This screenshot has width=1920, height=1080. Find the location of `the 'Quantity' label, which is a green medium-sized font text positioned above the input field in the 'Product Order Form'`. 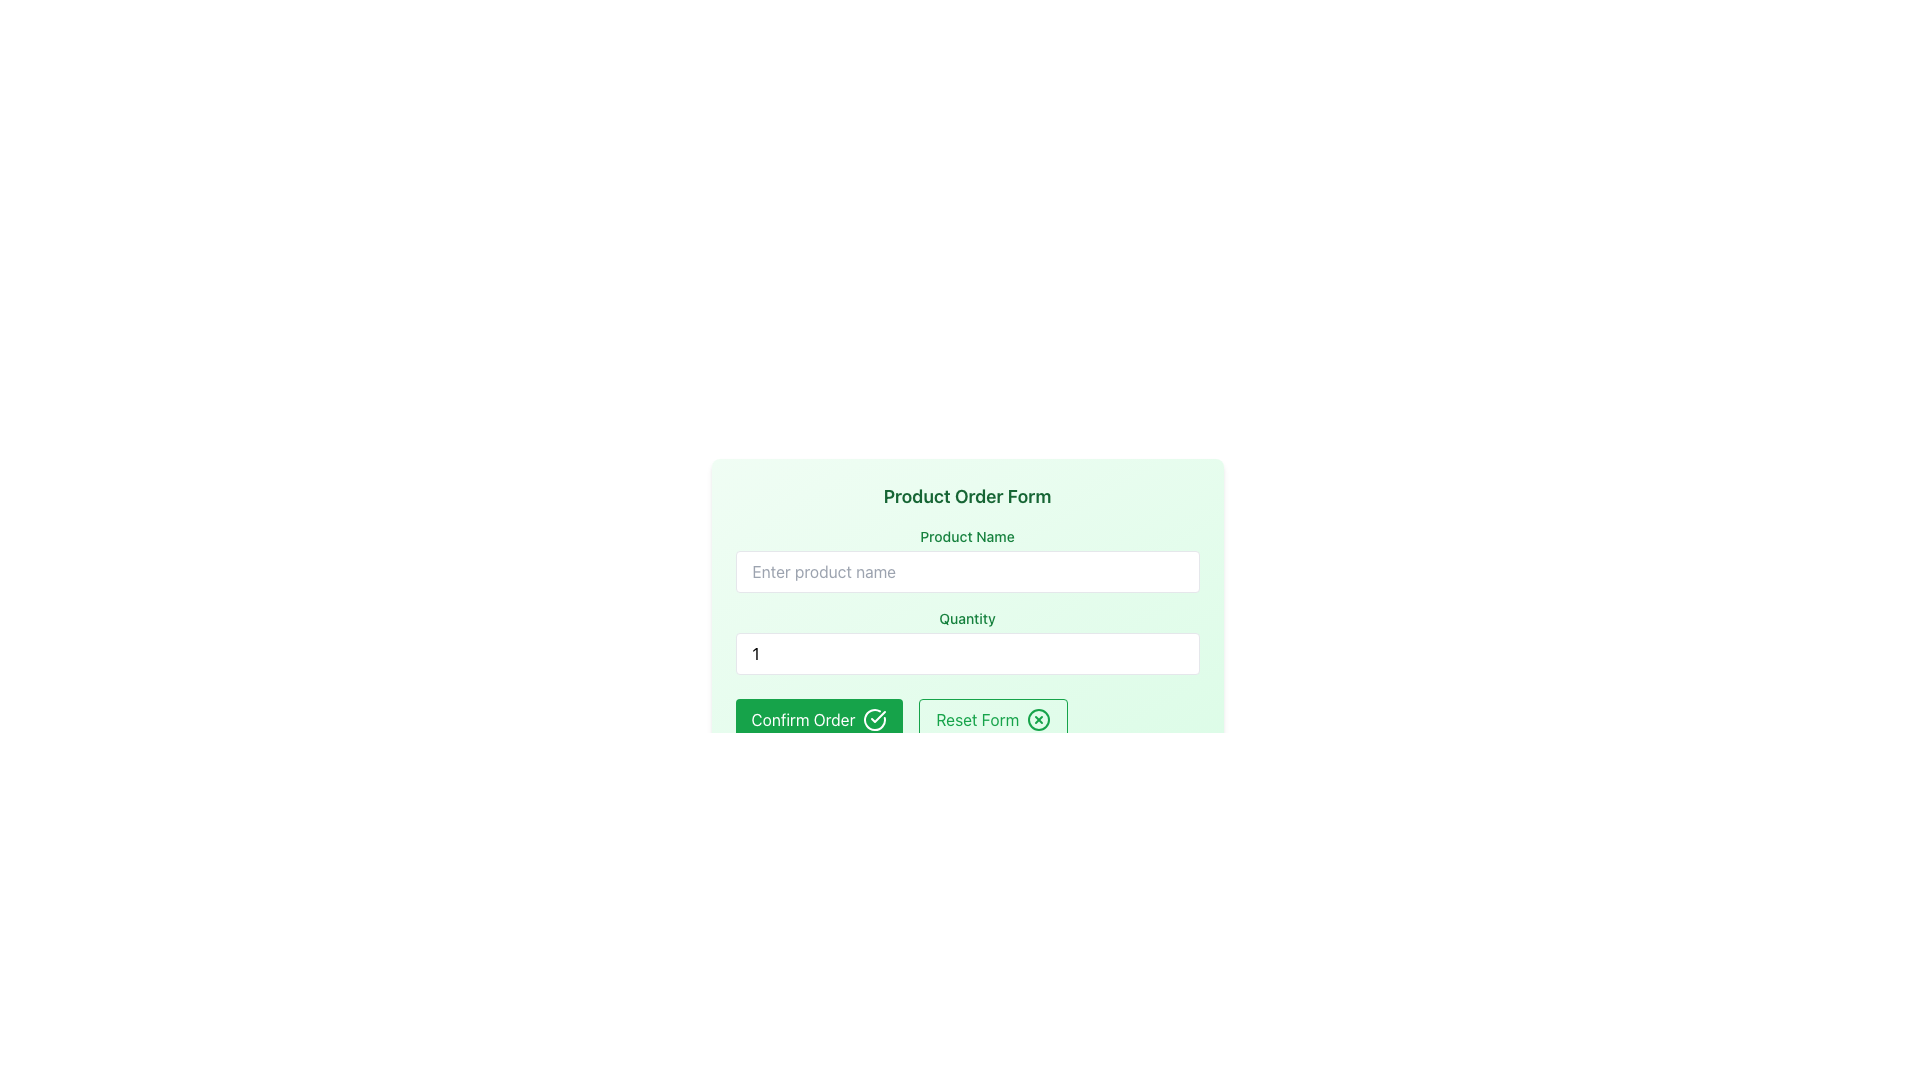

the 'Quantity' label, which is a green medium-sized font text positioned above the input field in the 'Product Order Form' is located at coordinates (967, 617).